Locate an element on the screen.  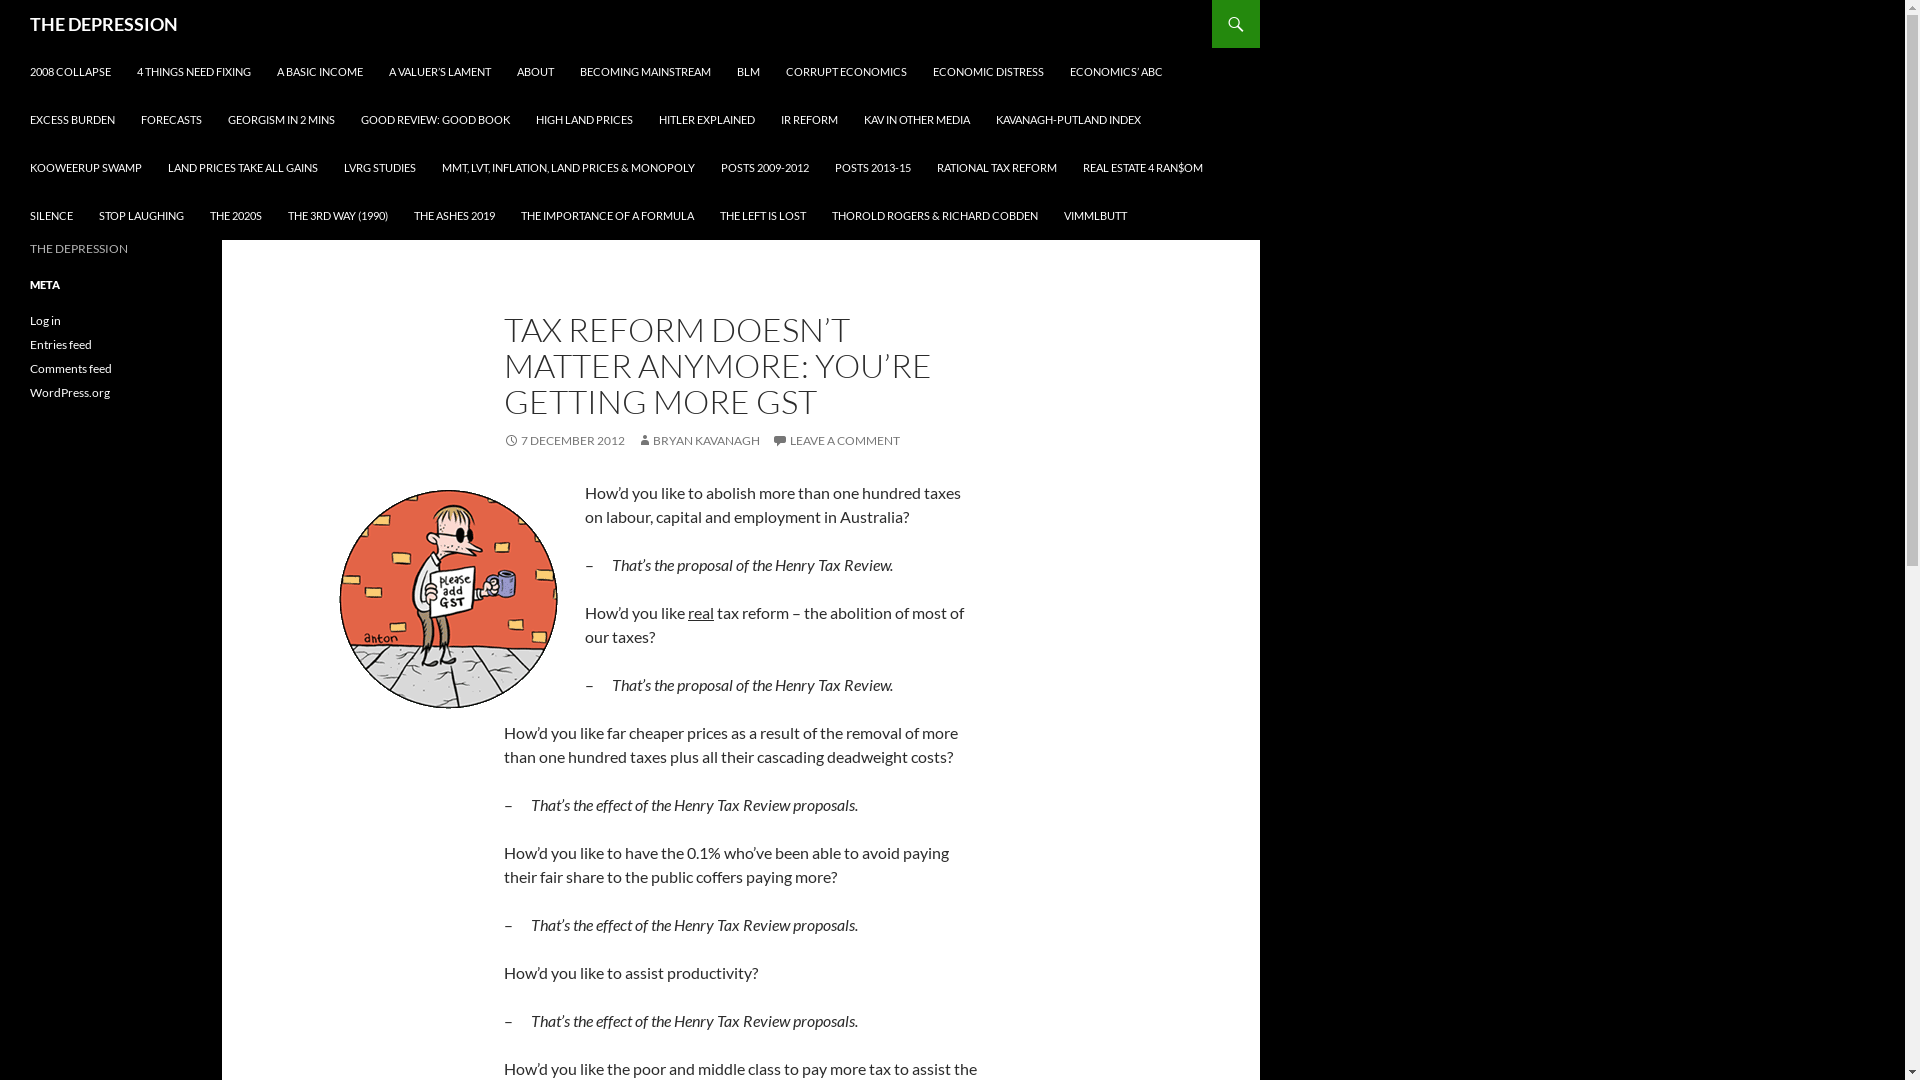
'POSTS 2009-2012' is located at coordinates (763, 167).